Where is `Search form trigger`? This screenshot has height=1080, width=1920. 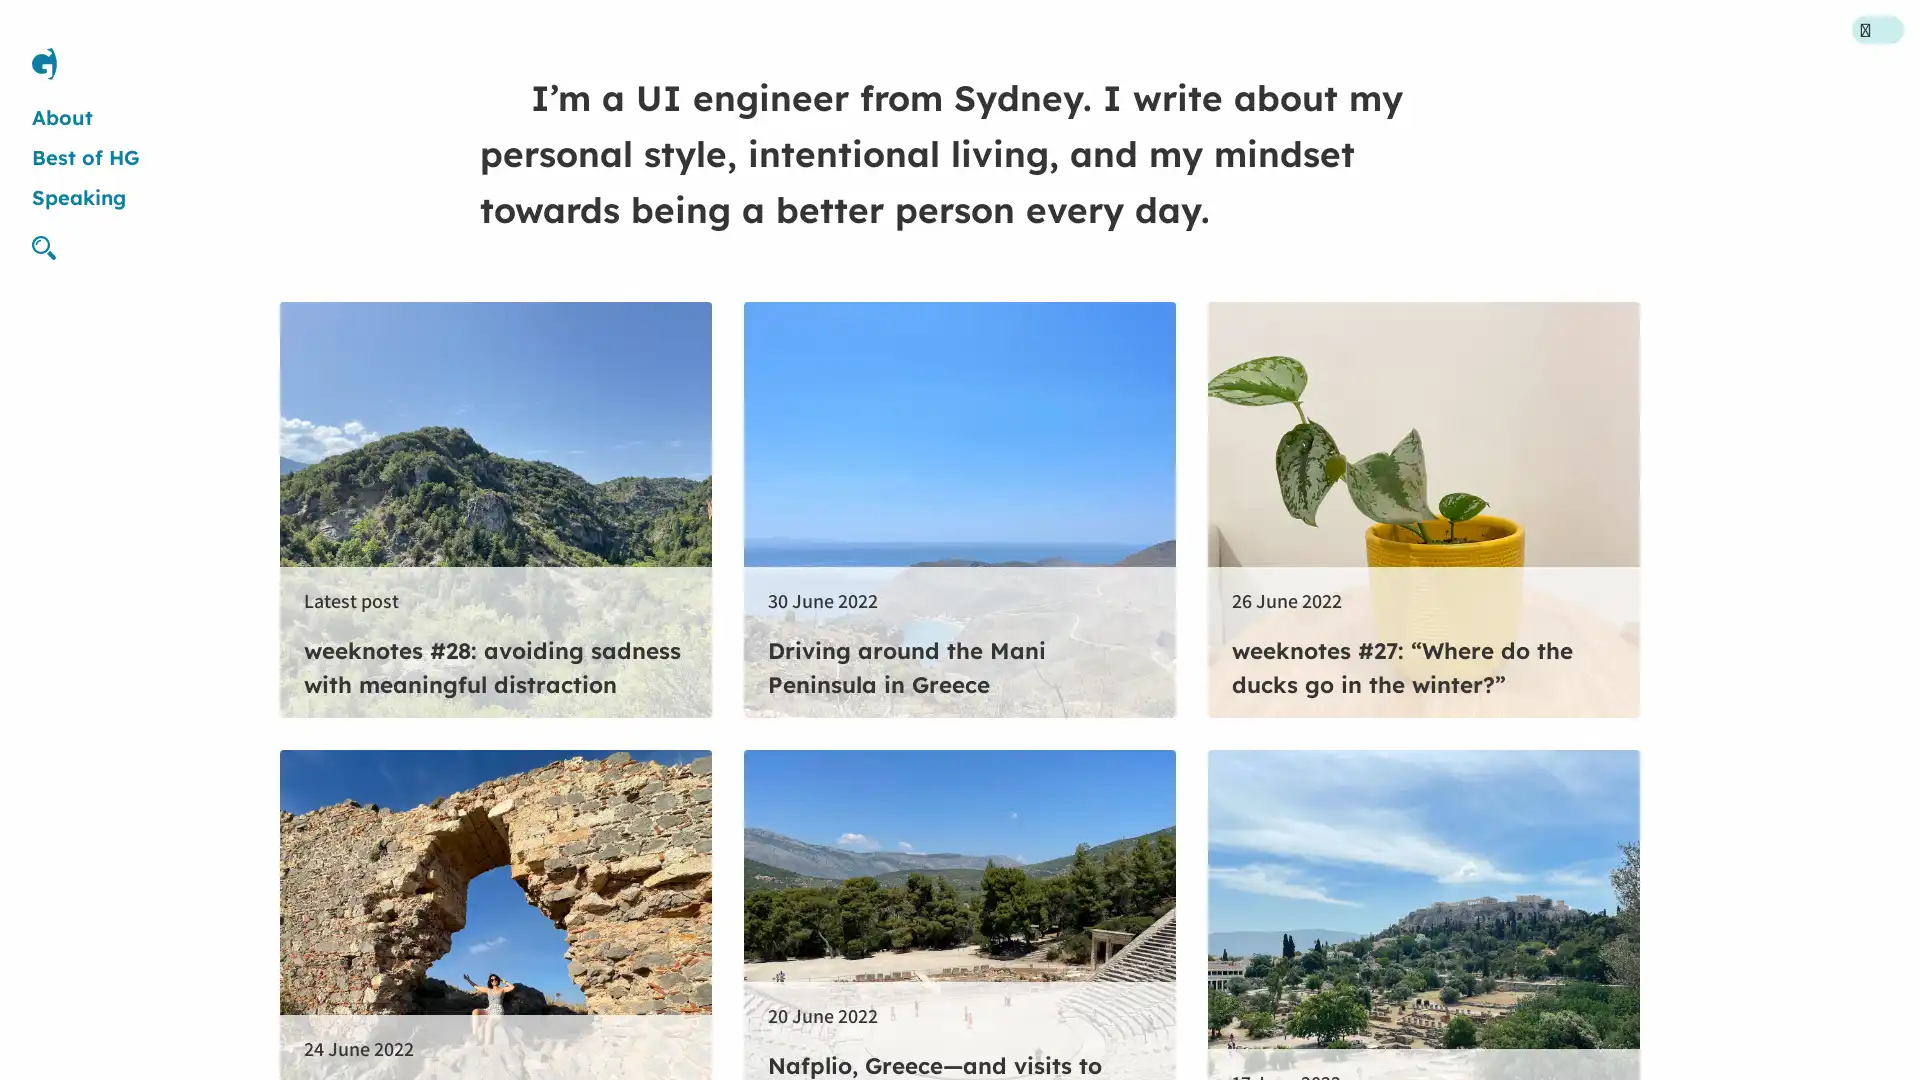
Search form trigger is located at coordinates (52, 246).